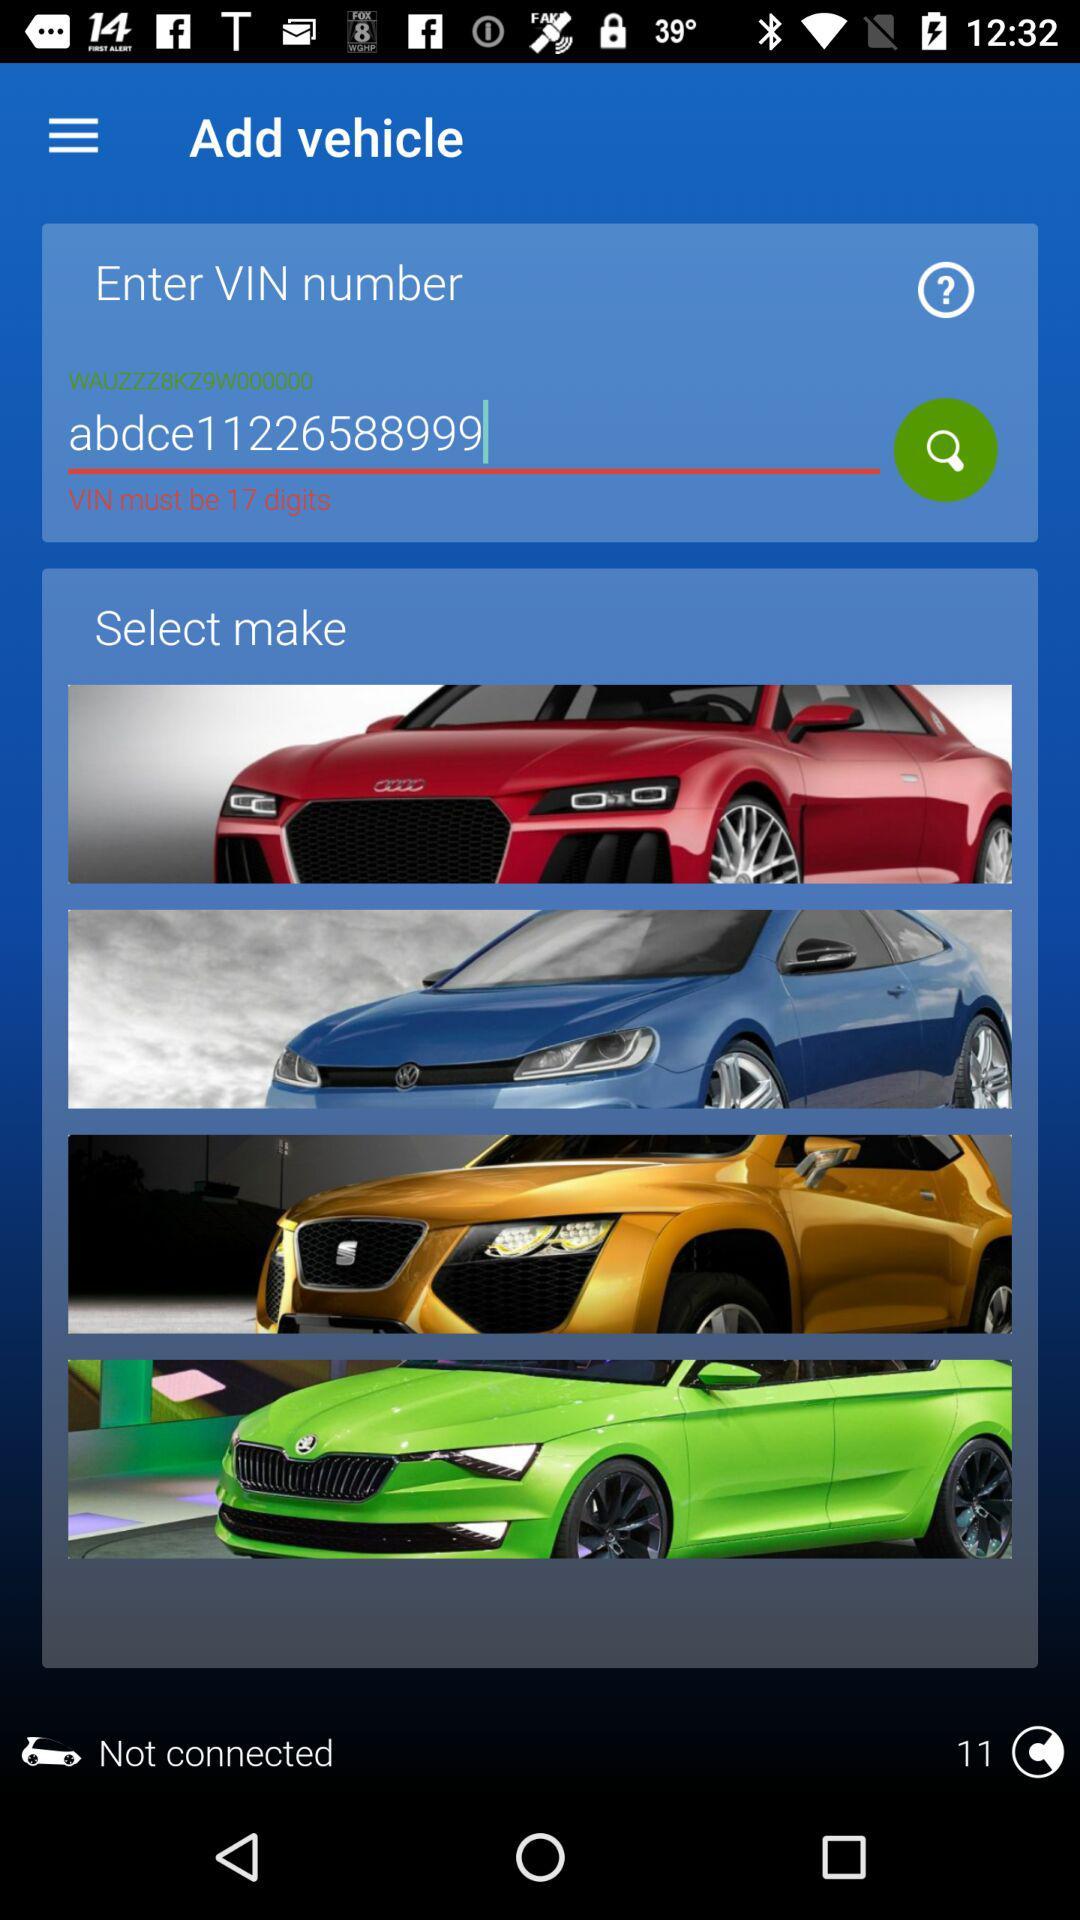 This screenshot has width=1080, height=1920. What do you see at coordinates (540, 1233) in the screenshot?
I see `make` at bounding box center [540, 1233].